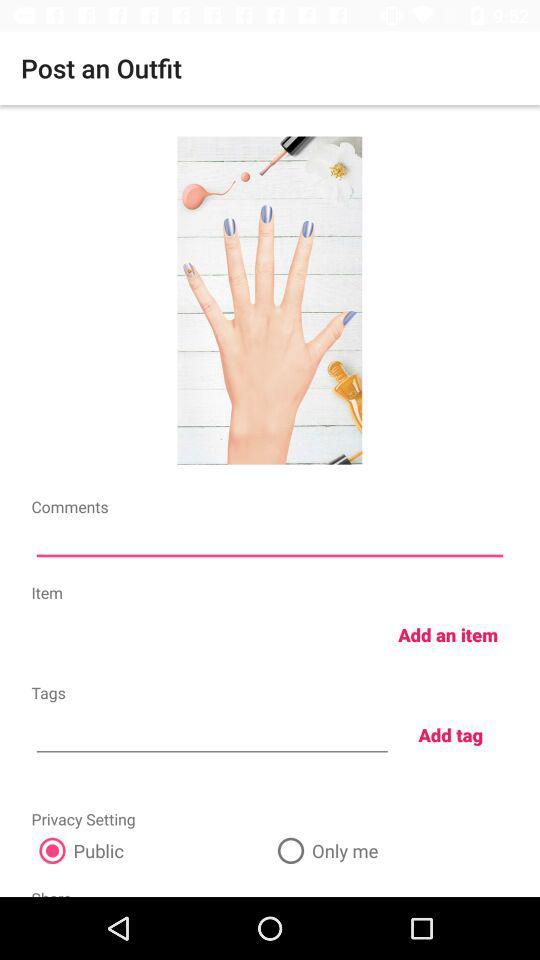  What do you see at coordinates (149, 849) in the screenshot?
I see `the icon next to the only me item` at bounding box center [149, 849].